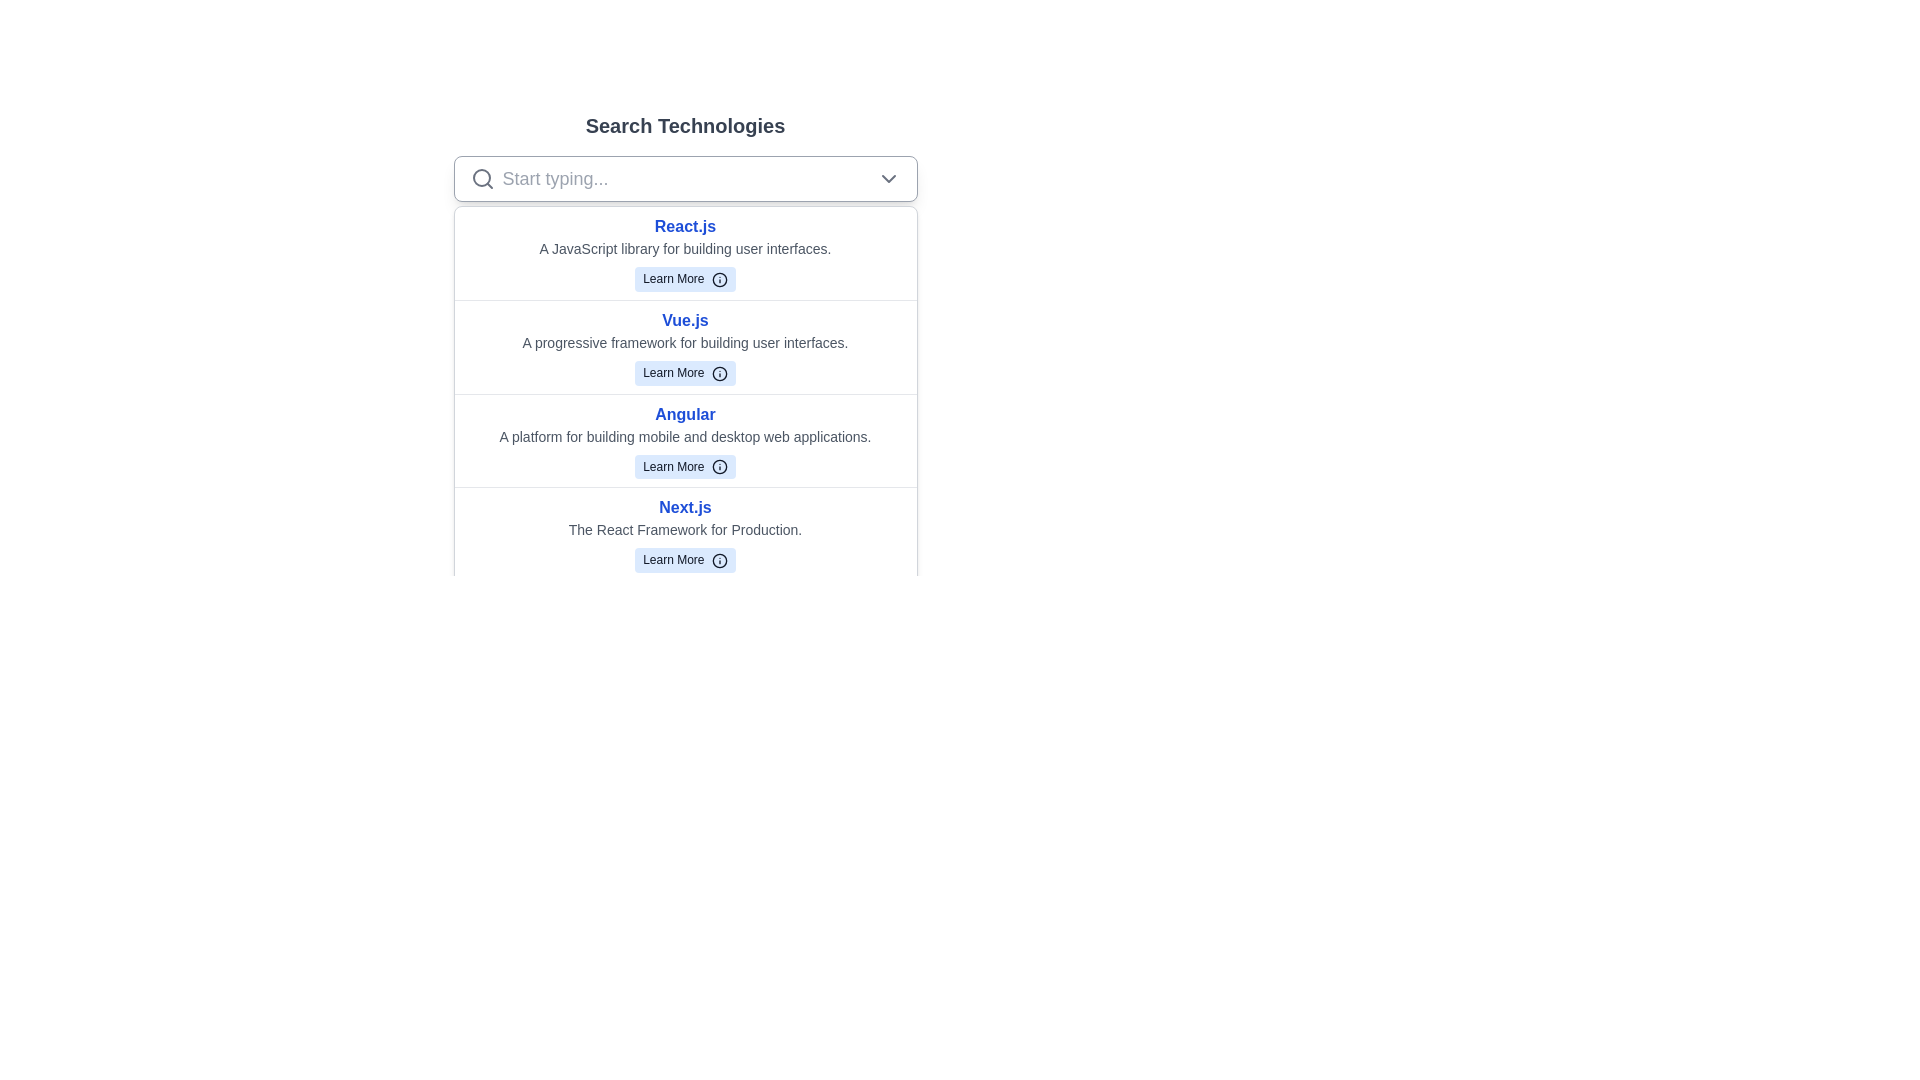 The width and height of the screenshot is (1920, 1080). What do you see at coordinates (719, 467) in the screenshot?
I see `the compact circular icon with a blue border and fill, which represents an informative symbol ('i'), located within the 'Learn More' button associated with the 'Angular' technology entry` at bounding box center [719, 467].